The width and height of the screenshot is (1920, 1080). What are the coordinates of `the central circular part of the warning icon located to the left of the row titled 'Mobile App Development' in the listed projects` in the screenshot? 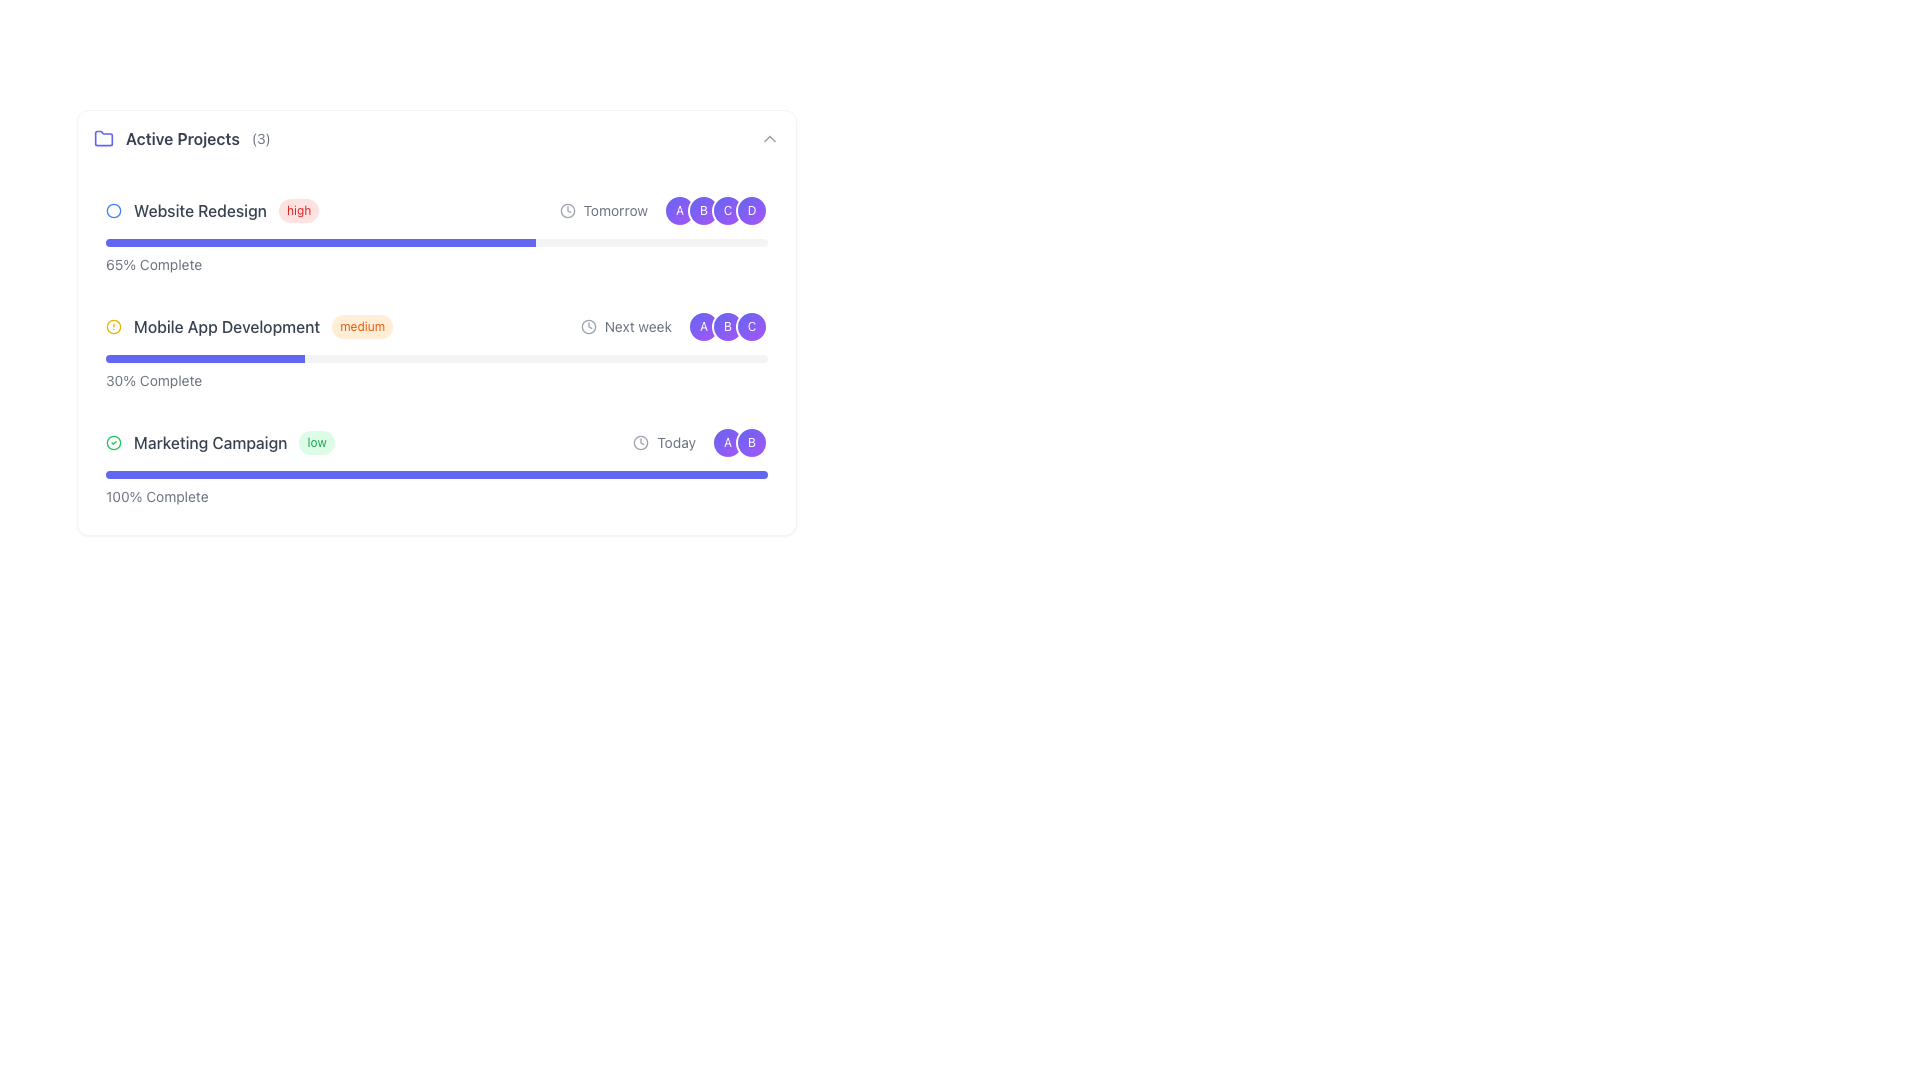 It's located at (113, 326).